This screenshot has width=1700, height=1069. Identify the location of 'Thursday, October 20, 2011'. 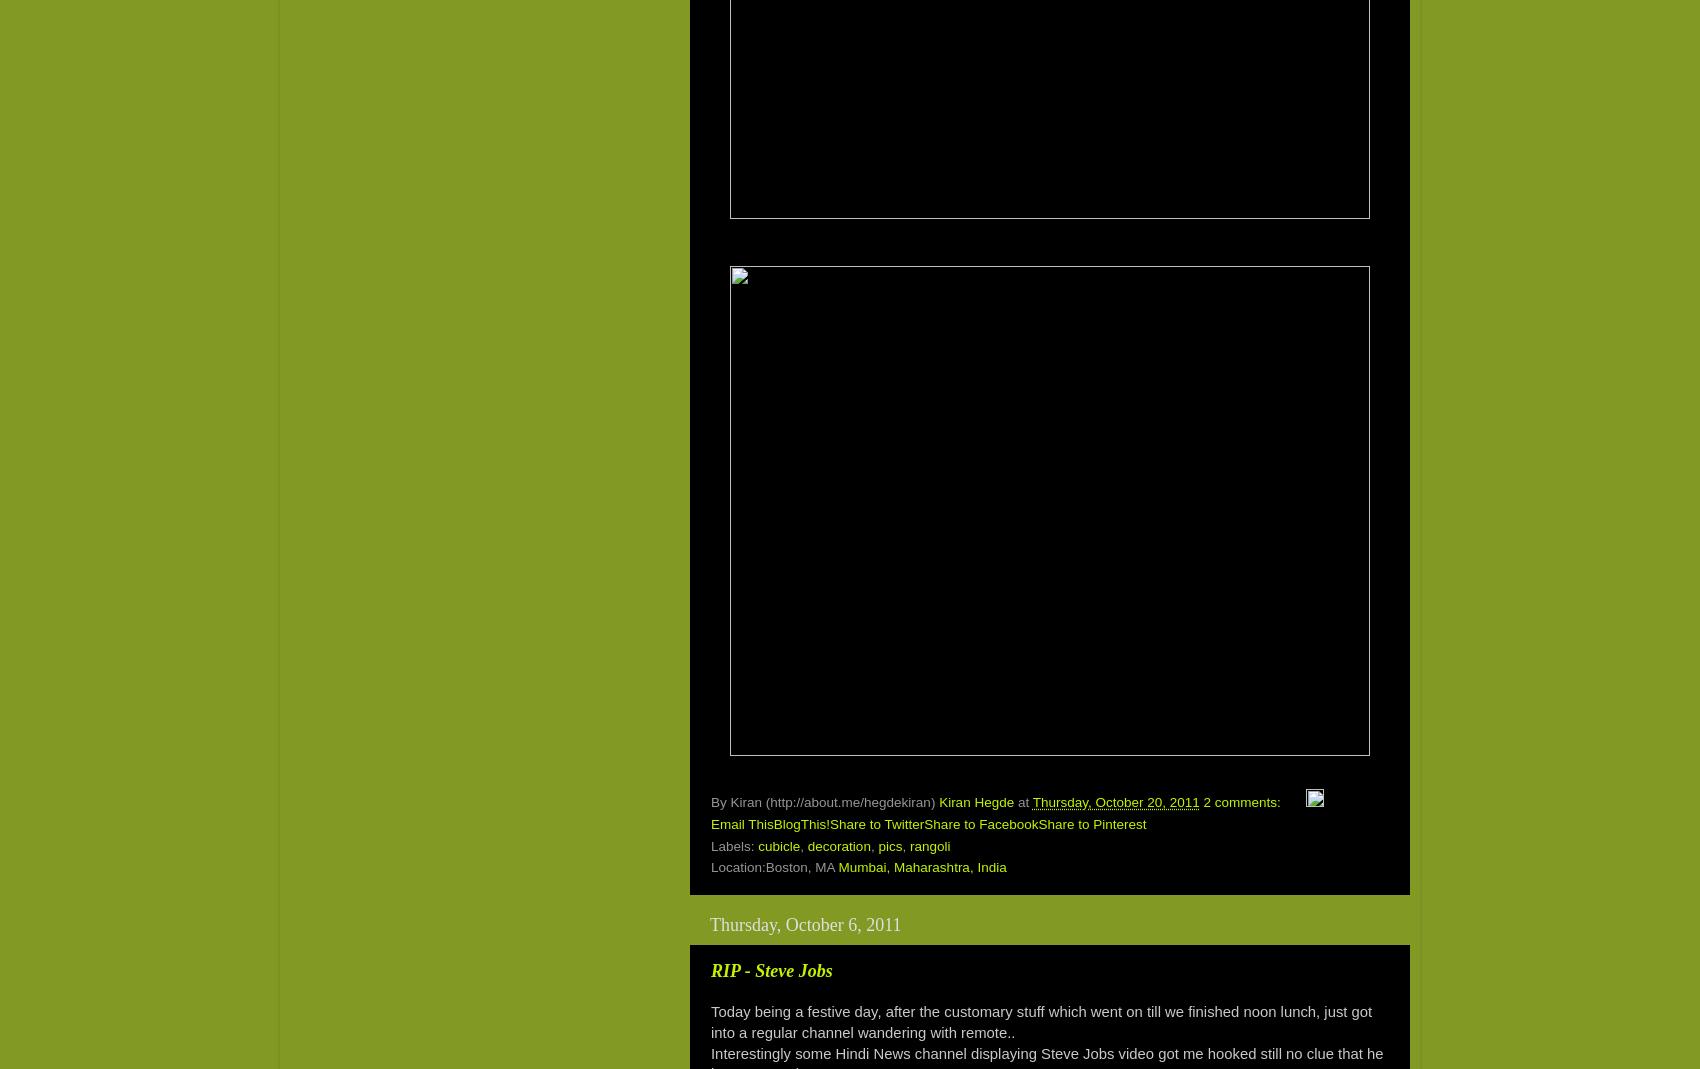
(1115, 802).